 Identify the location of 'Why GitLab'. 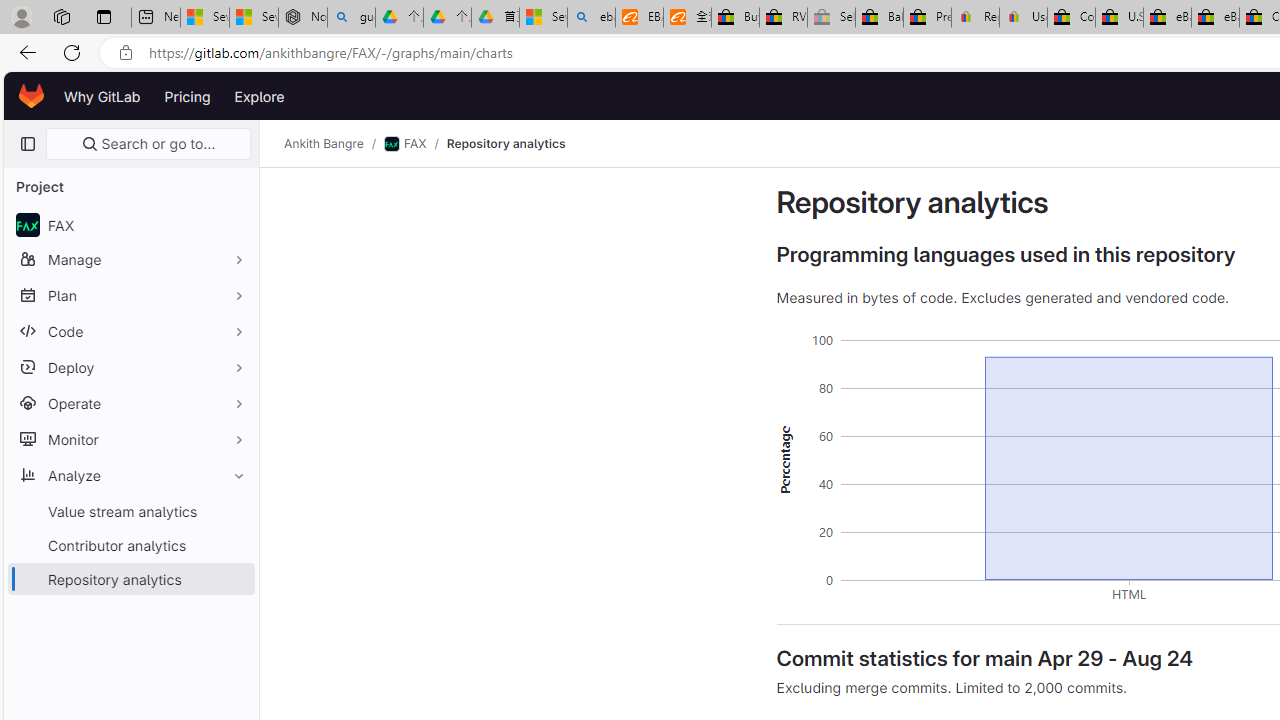
(101, 96).